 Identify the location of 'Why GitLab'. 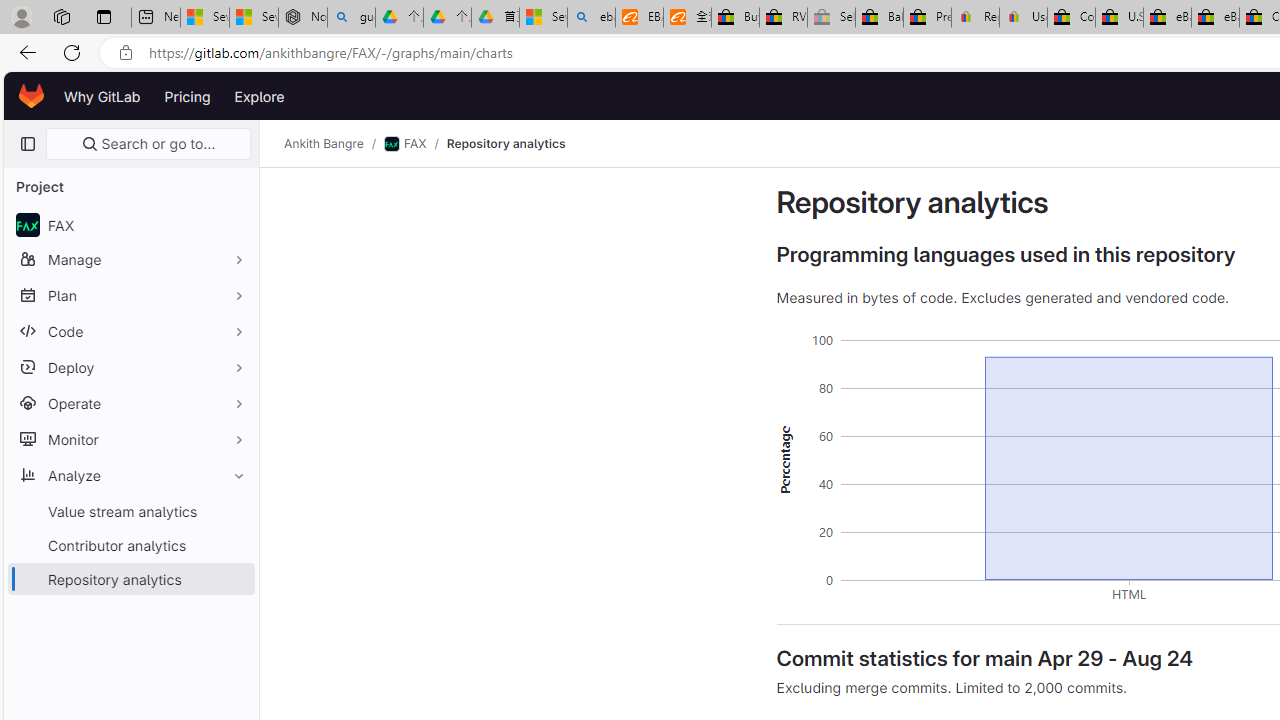
(101, 96).